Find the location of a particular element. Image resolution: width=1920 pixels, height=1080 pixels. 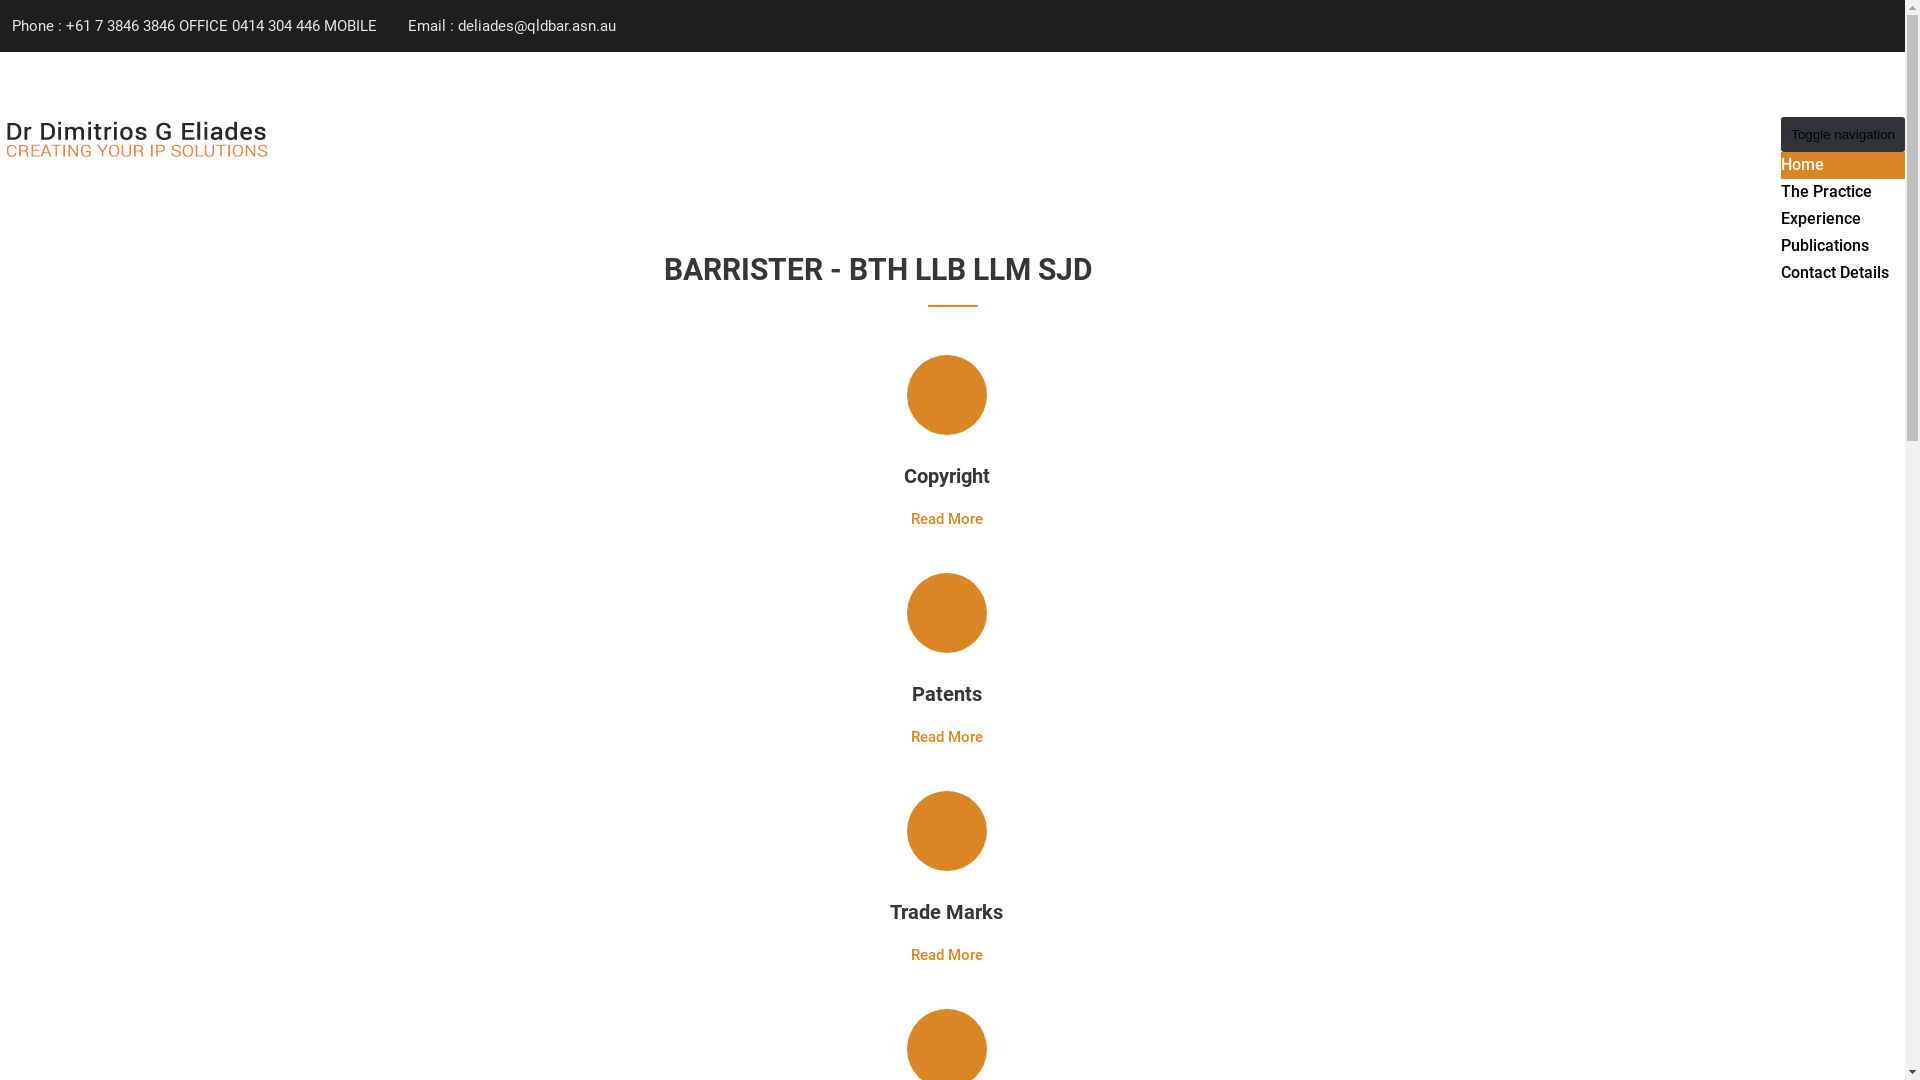

'Contact Details' is located at coordinates (1834, 272).